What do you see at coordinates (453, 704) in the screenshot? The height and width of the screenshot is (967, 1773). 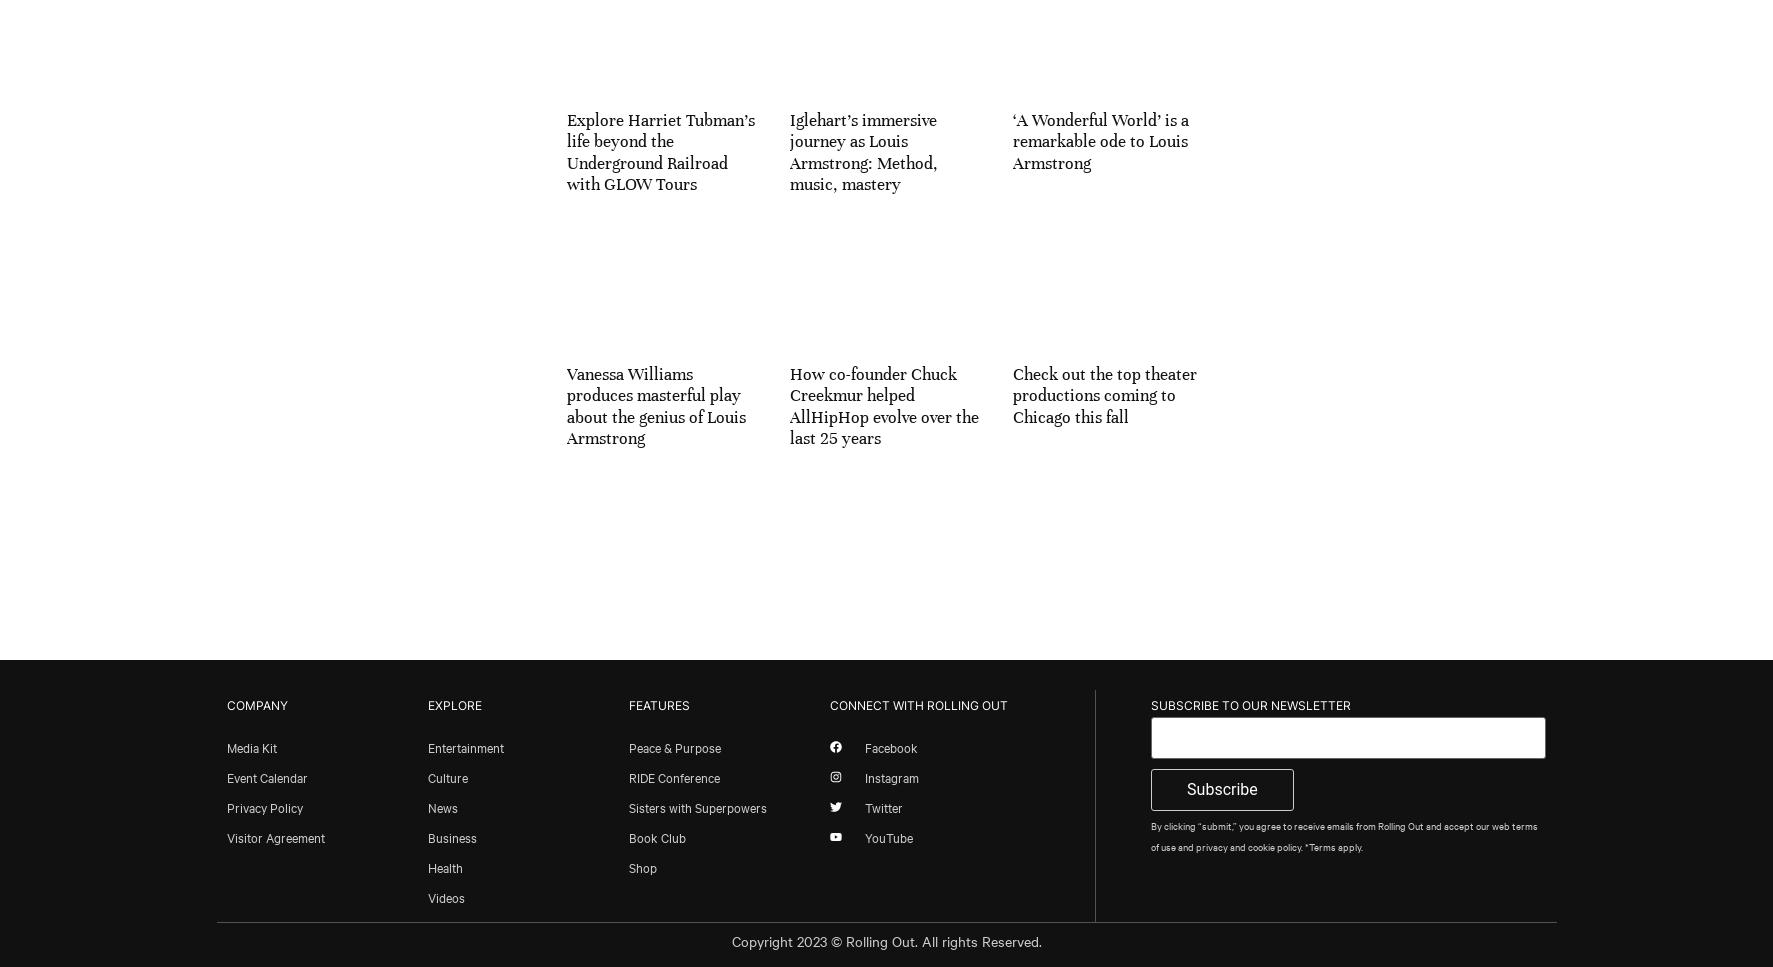 I see `'Explore'` at bounding box center [453, 704].